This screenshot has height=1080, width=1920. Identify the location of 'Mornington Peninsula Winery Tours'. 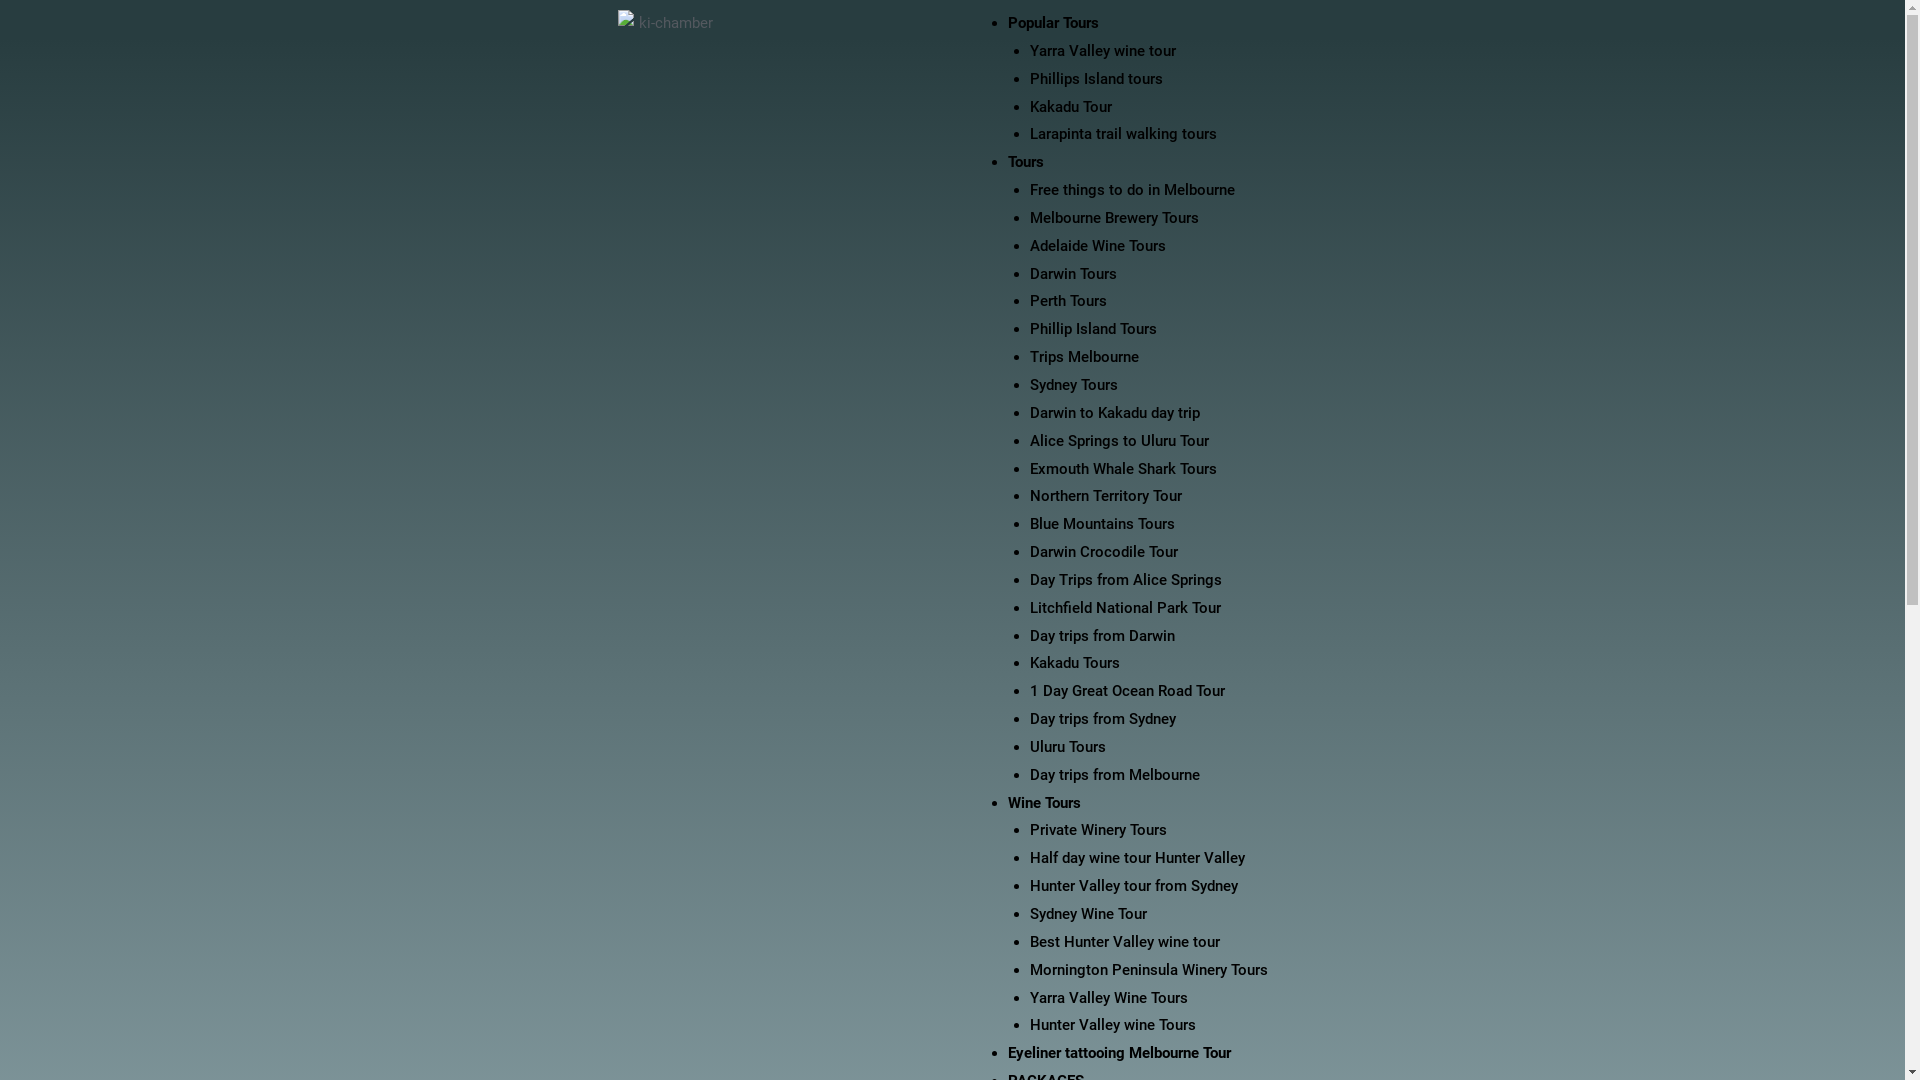
(1030, 968).